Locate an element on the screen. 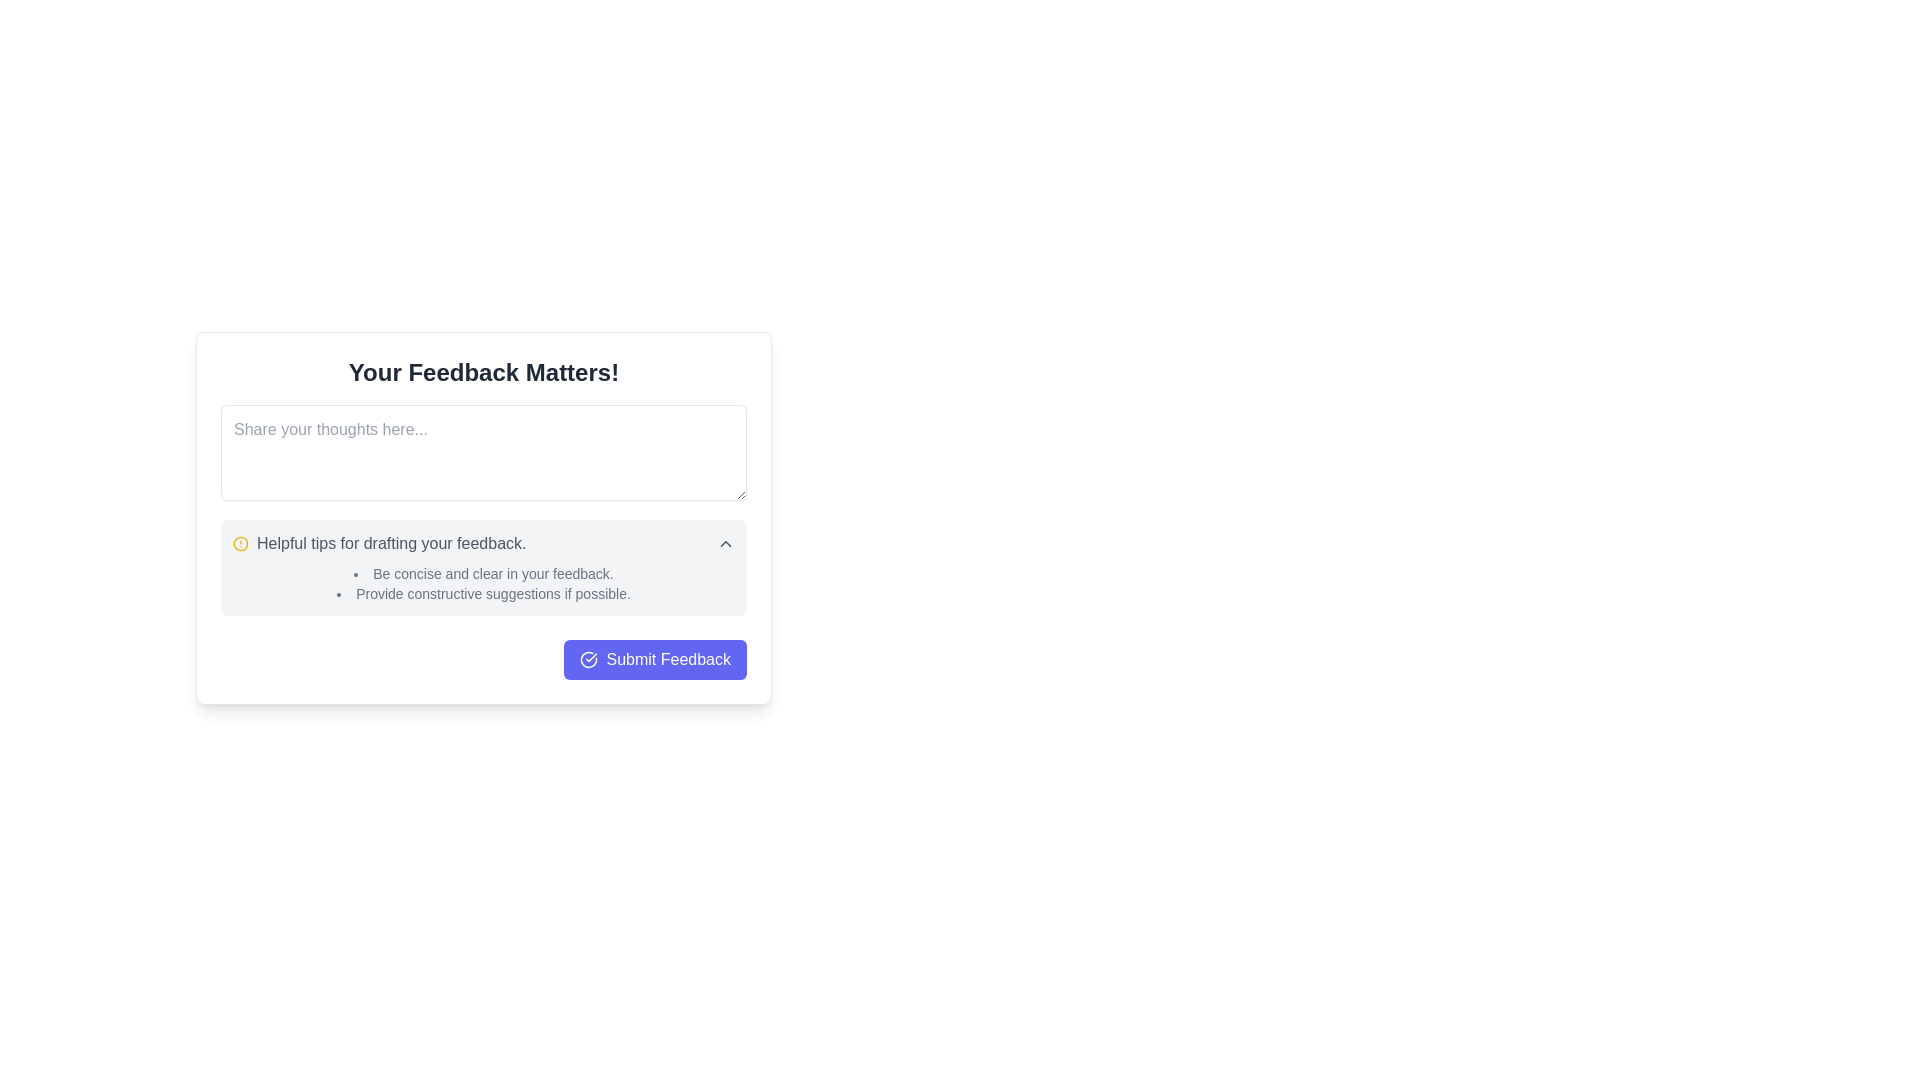  text 'Helpful tips for drafting your feedback.' from the informational label with a yellowish circular icon, located centrally within a gray background box is located at coordinates (484, 543).